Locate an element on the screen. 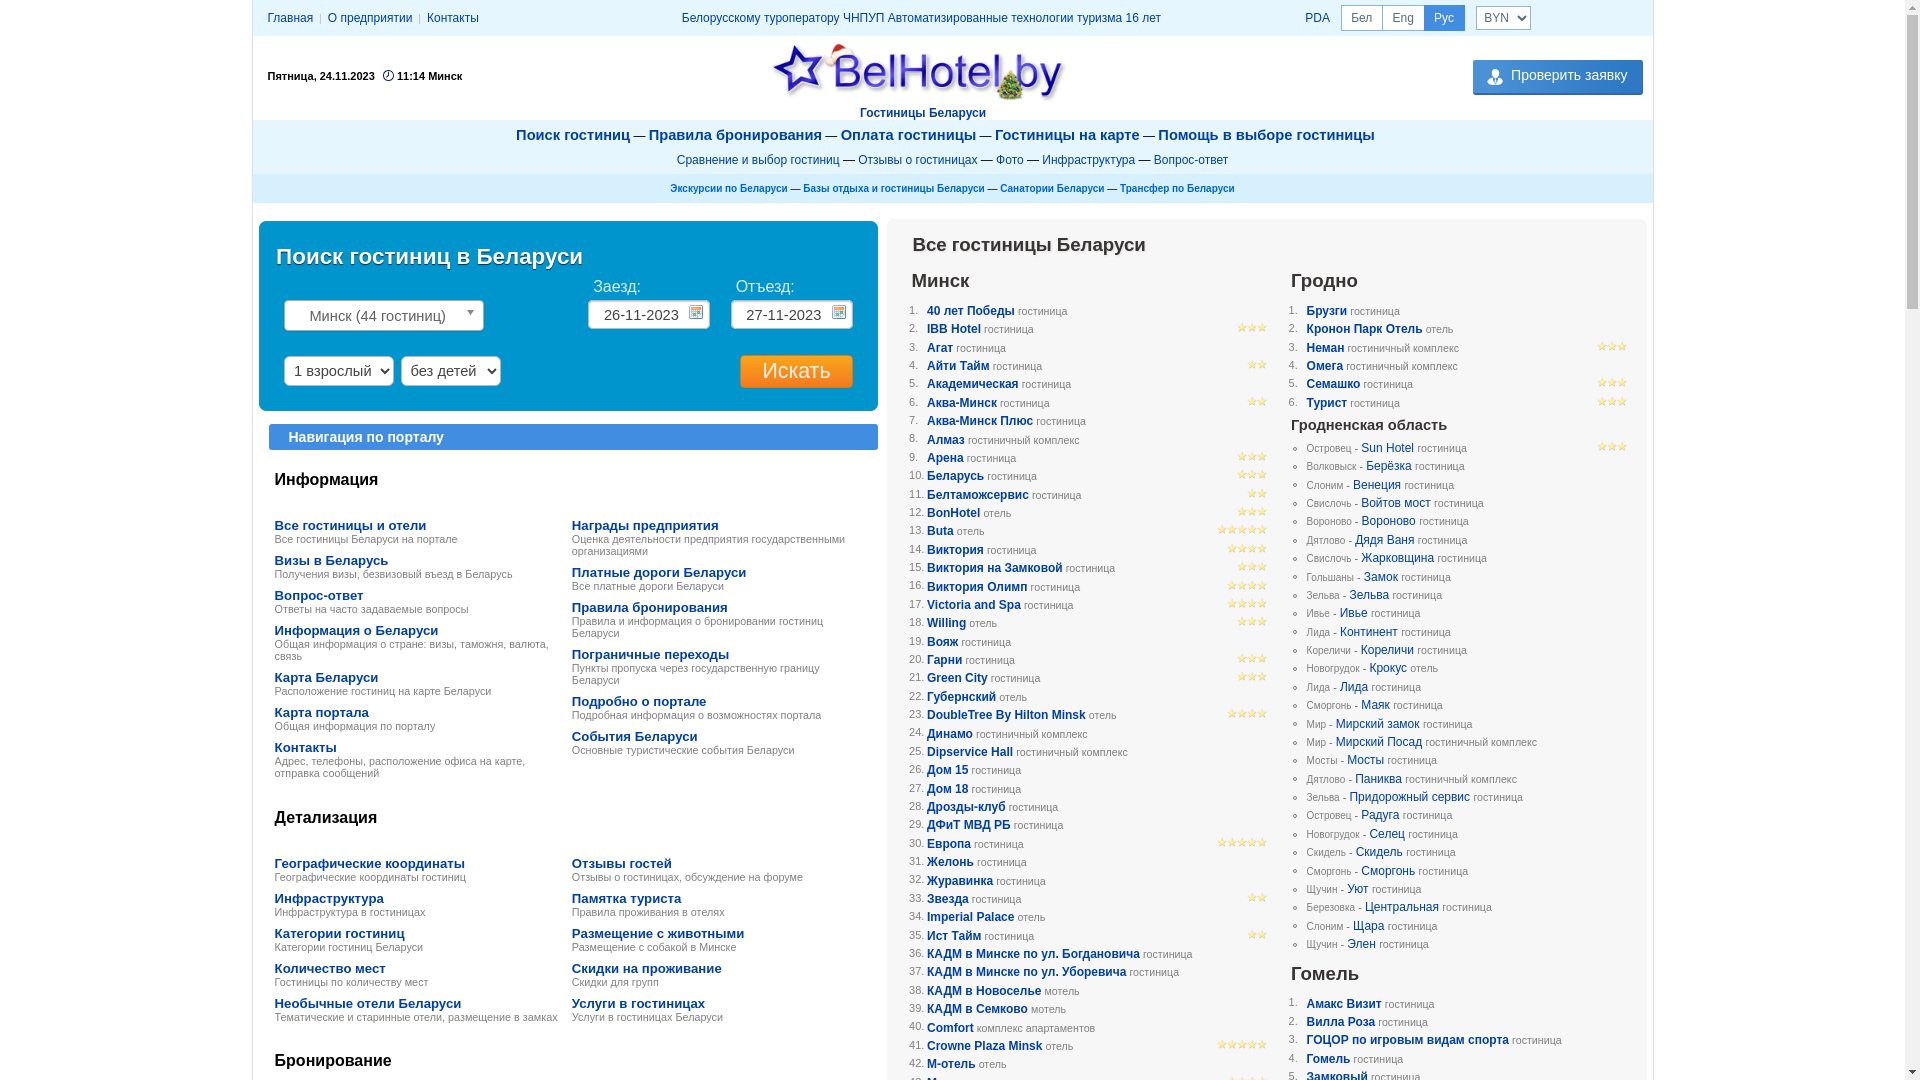 Image resolution: width=1920 pixels, height=1080 pixels. 'Eng' is located at coordinates (1402, 18).